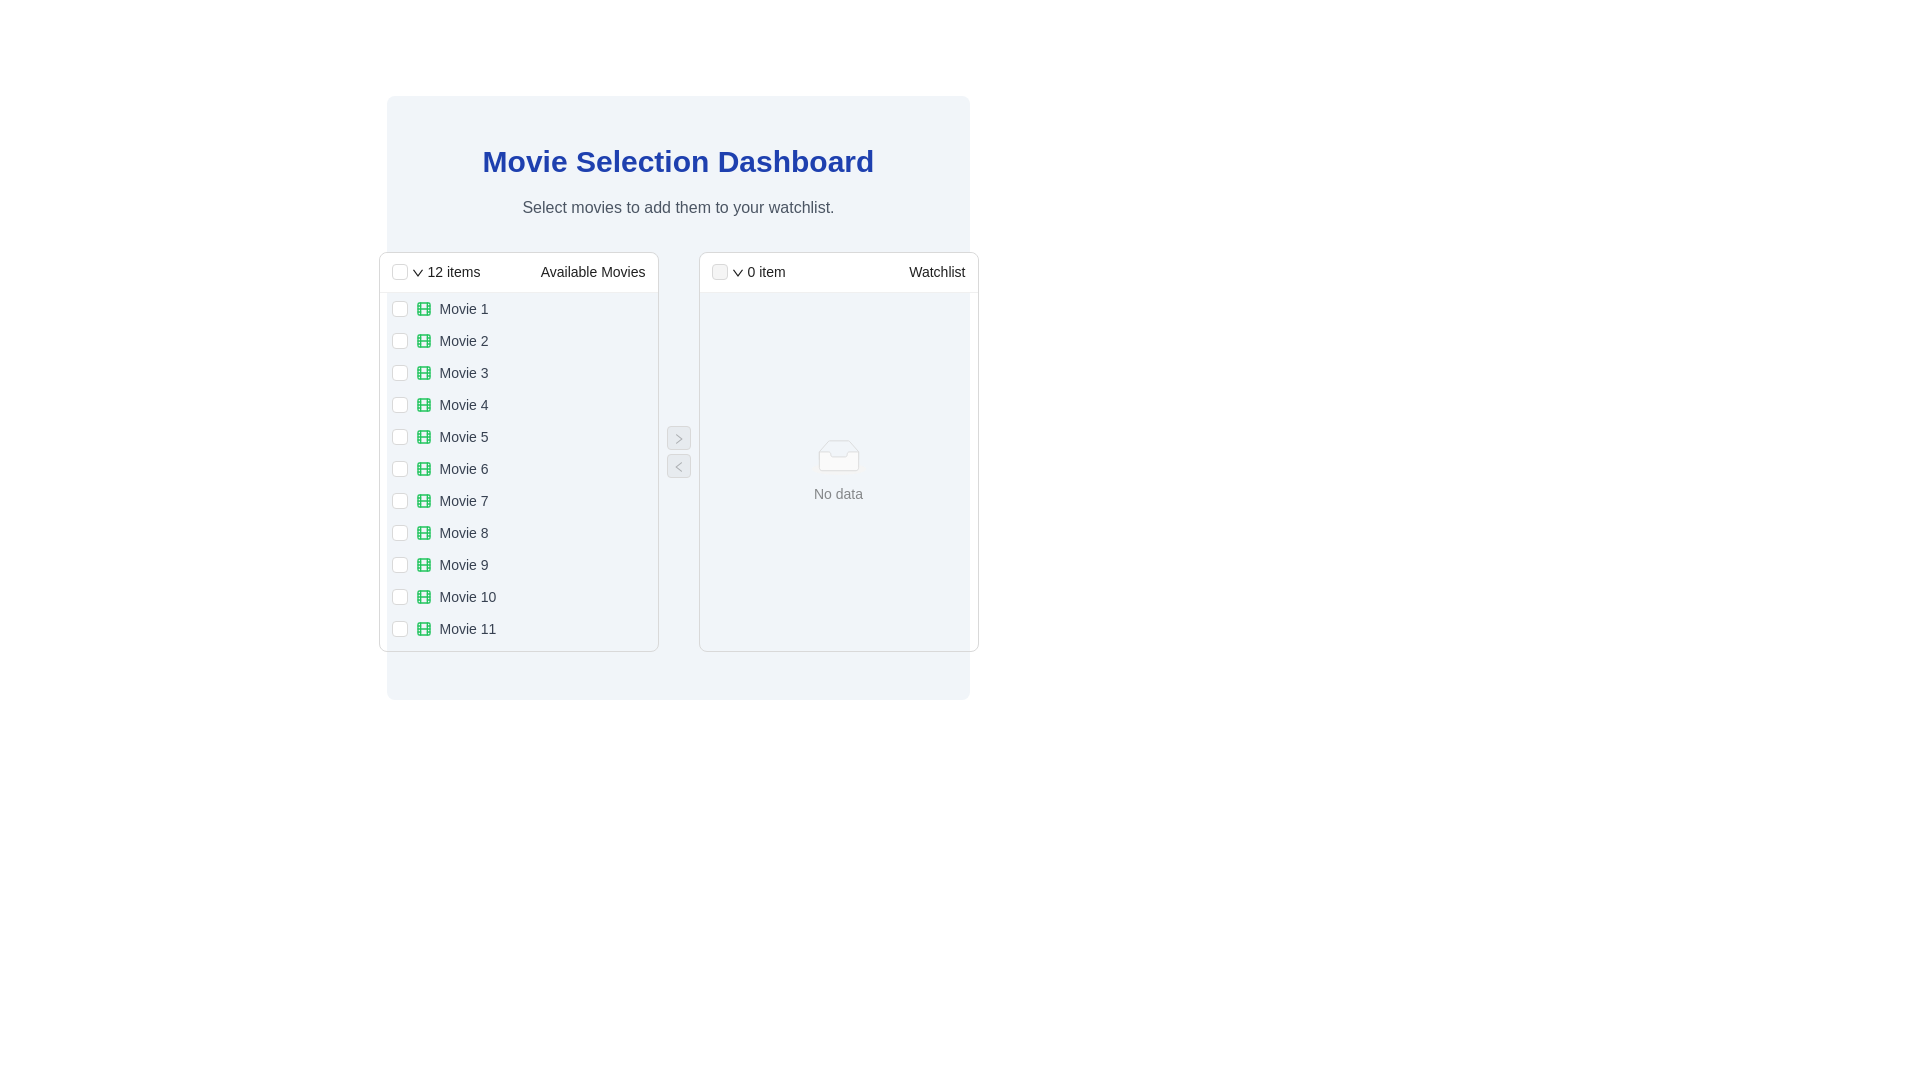 This screenshot has width=1920, height=1080. What do you see at coordinates (466, 627) in the screenshot?
I see `text label that displays 'Movie 11', which is the last item in the 'Available Movies' section of the list` at bounding box center [466, 627].